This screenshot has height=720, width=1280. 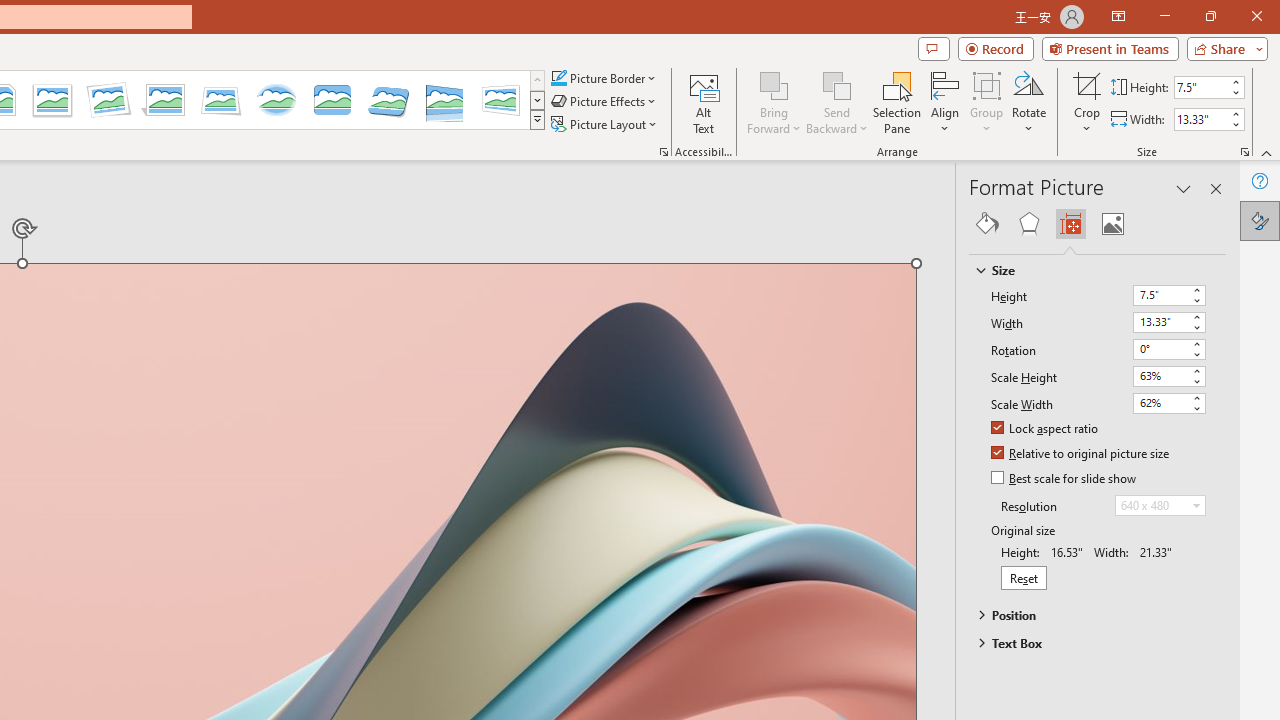 What do you see at coordinates (1086, 84) in the screenshot?
I see `'Crop'` at bounding box center [1086, 84].